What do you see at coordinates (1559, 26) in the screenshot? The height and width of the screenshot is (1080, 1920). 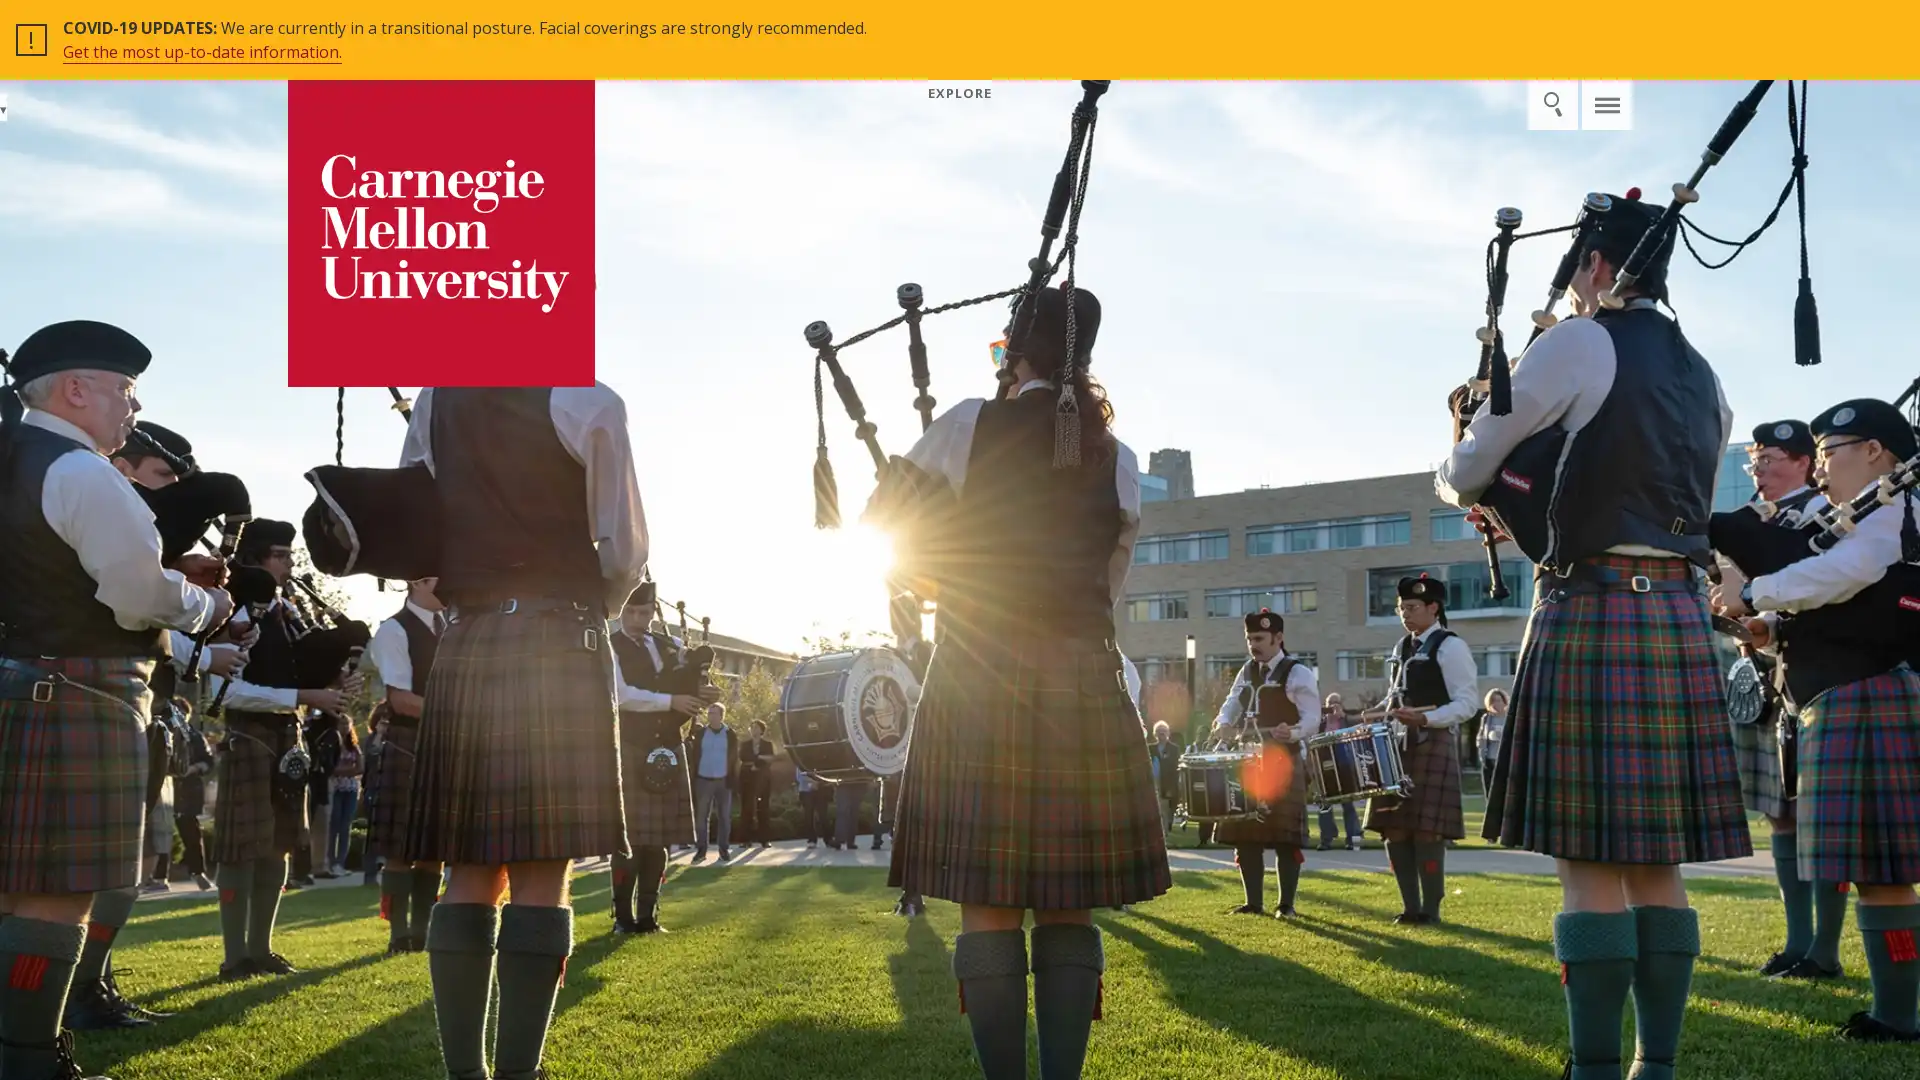 I see `Search` at bounding box center [1559, 26].